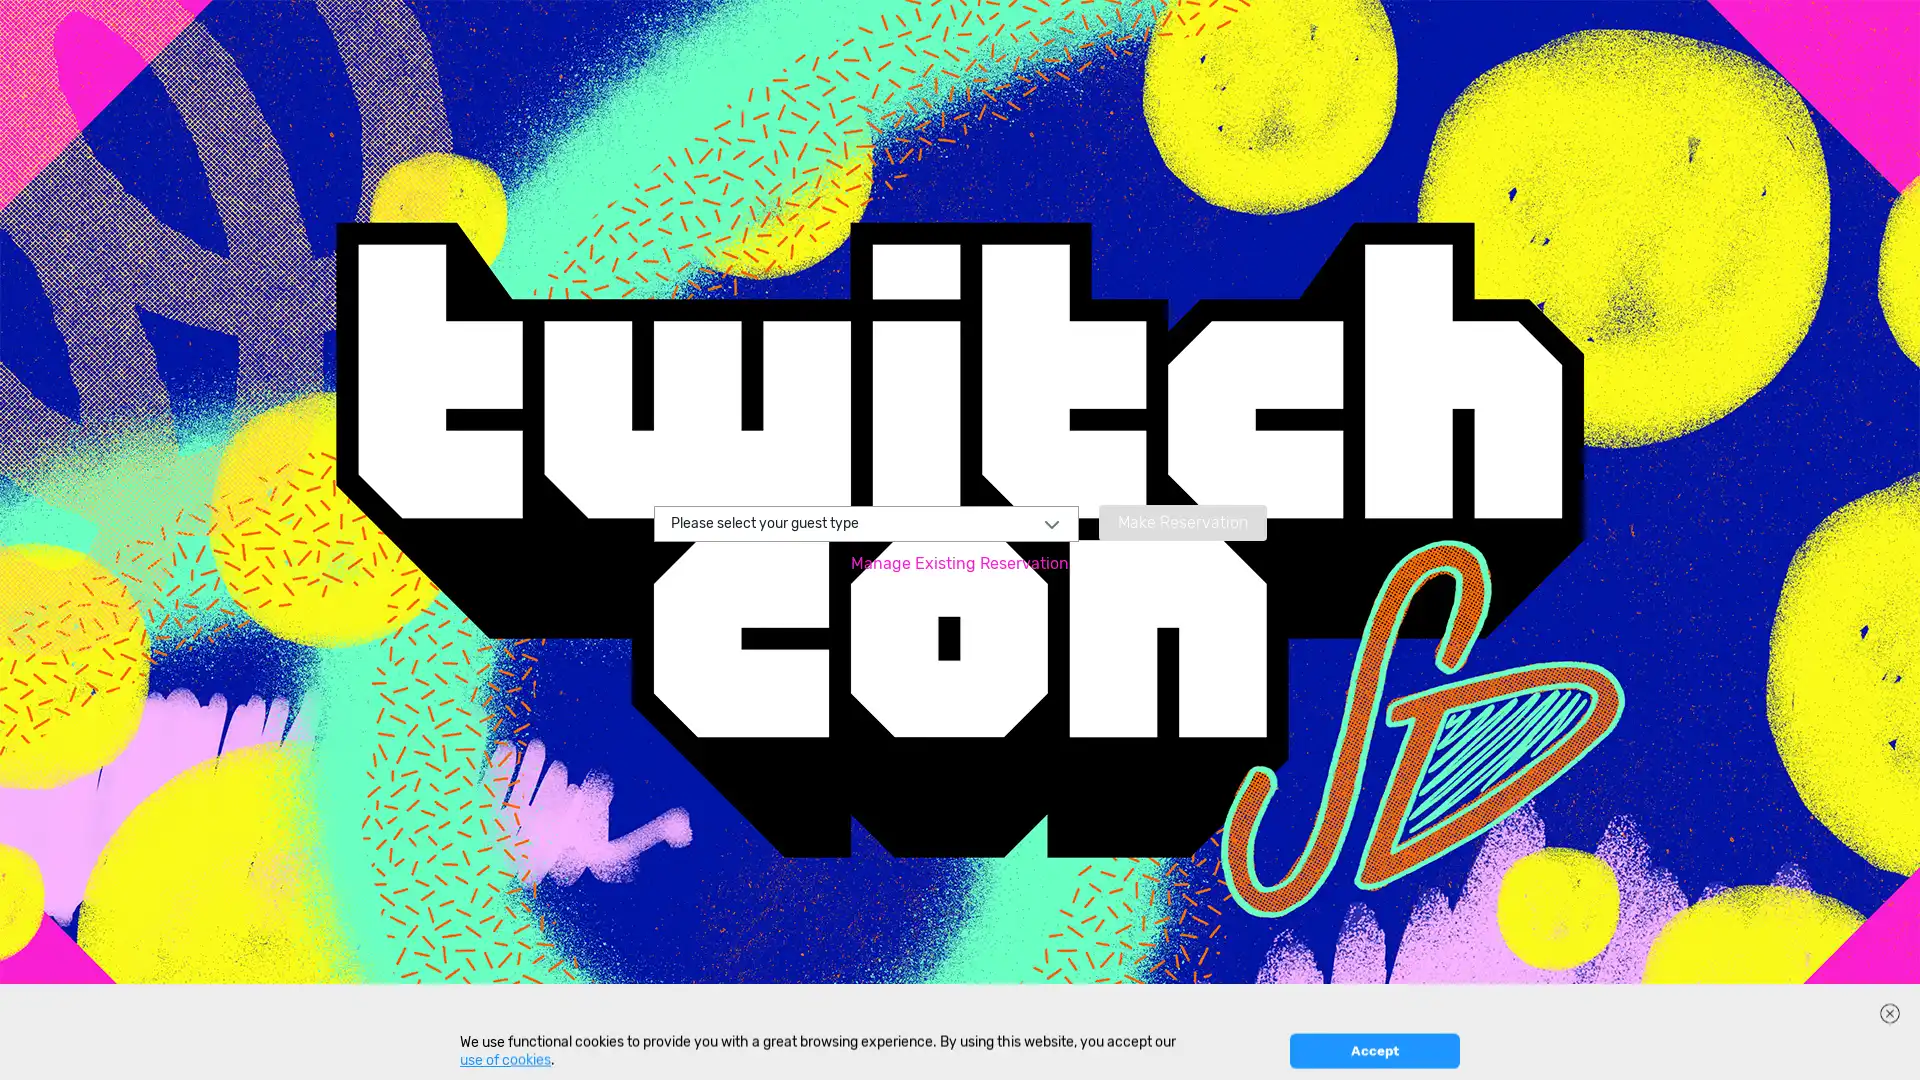  What do you see at coordinates (1181, 520) in the screenshot?
I see `Make Reservation` at bounding box center [1181, 520].